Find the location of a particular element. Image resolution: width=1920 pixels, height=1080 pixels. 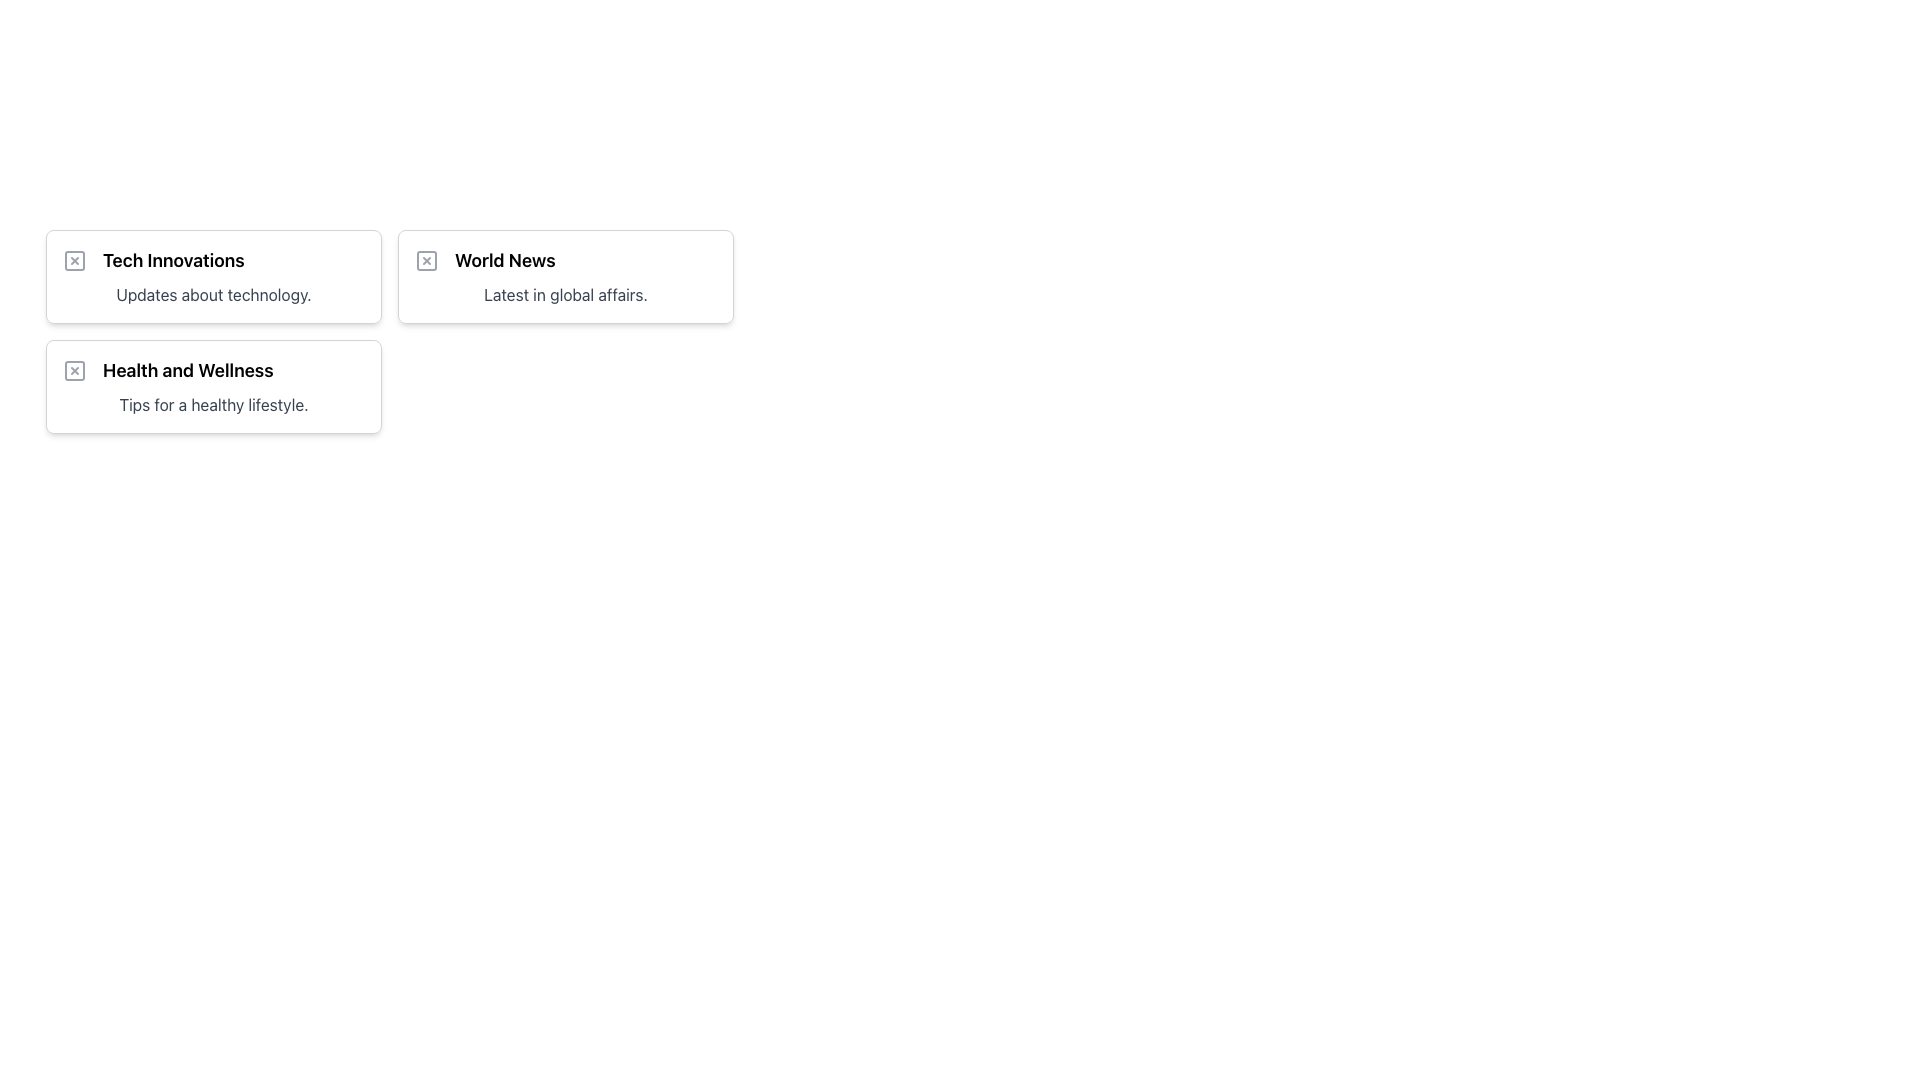

the technology summary card located in the top-left corner of the grid layout is located at coordinates (214, 277).